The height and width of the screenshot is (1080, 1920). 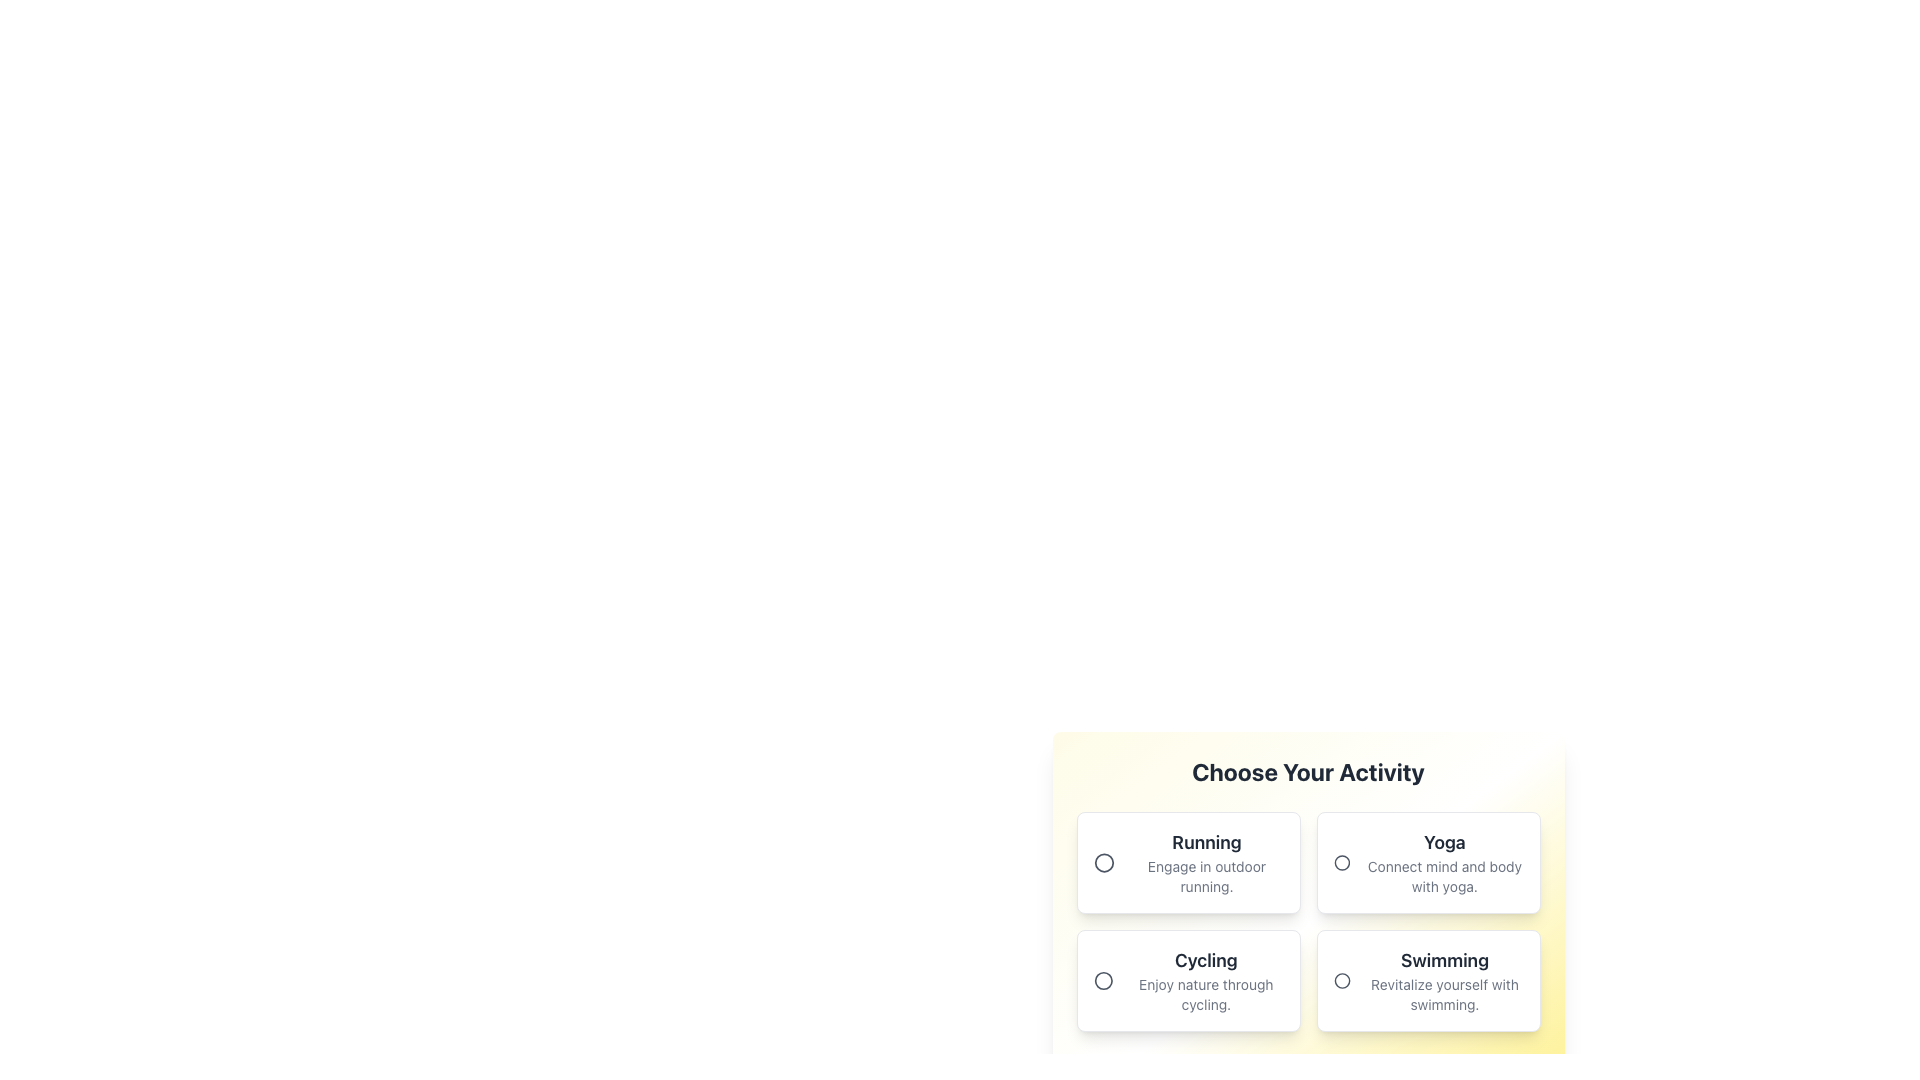 I want to click on the circular icon with a stroke design located next to the 'Running' option in the selection grid under 'Choose Your Activity.', so click(x=1103, y=862).